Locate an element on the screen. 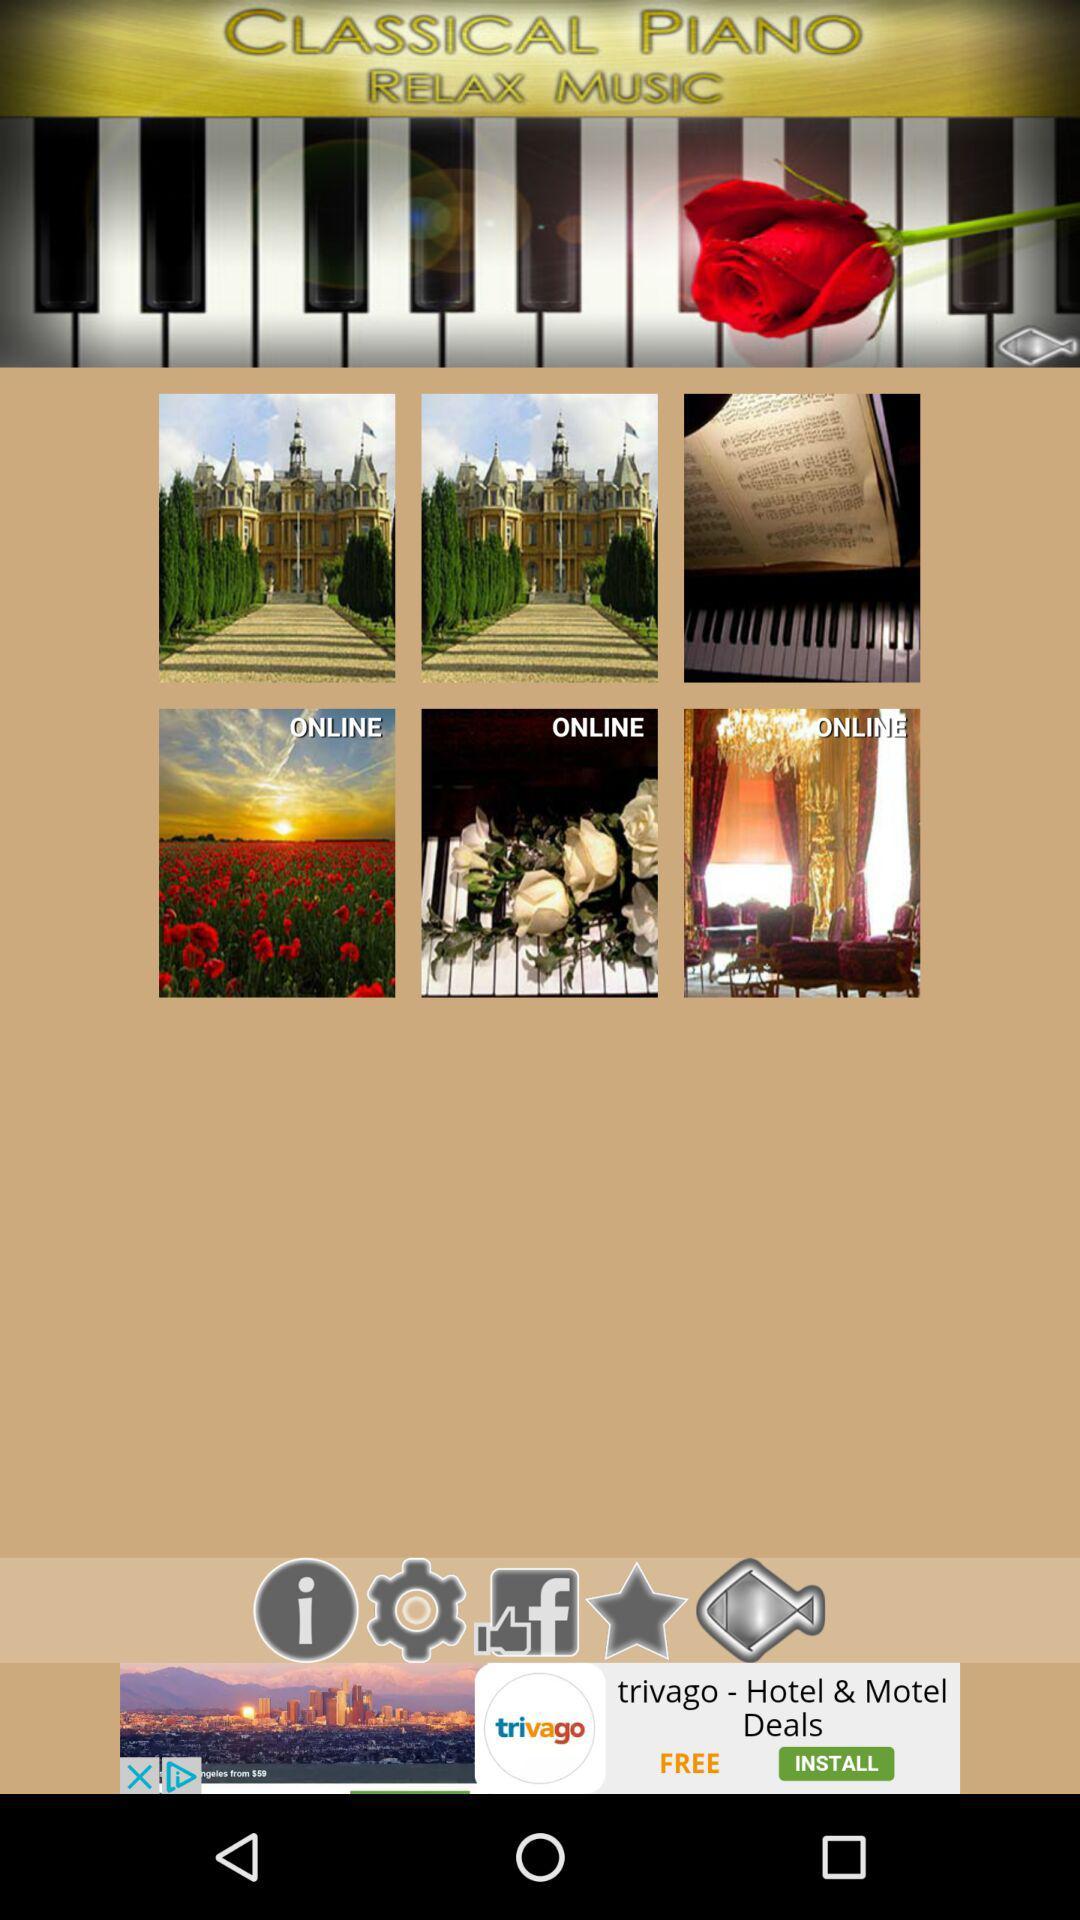  link to advertisement is located at coordinates (540, 1727).